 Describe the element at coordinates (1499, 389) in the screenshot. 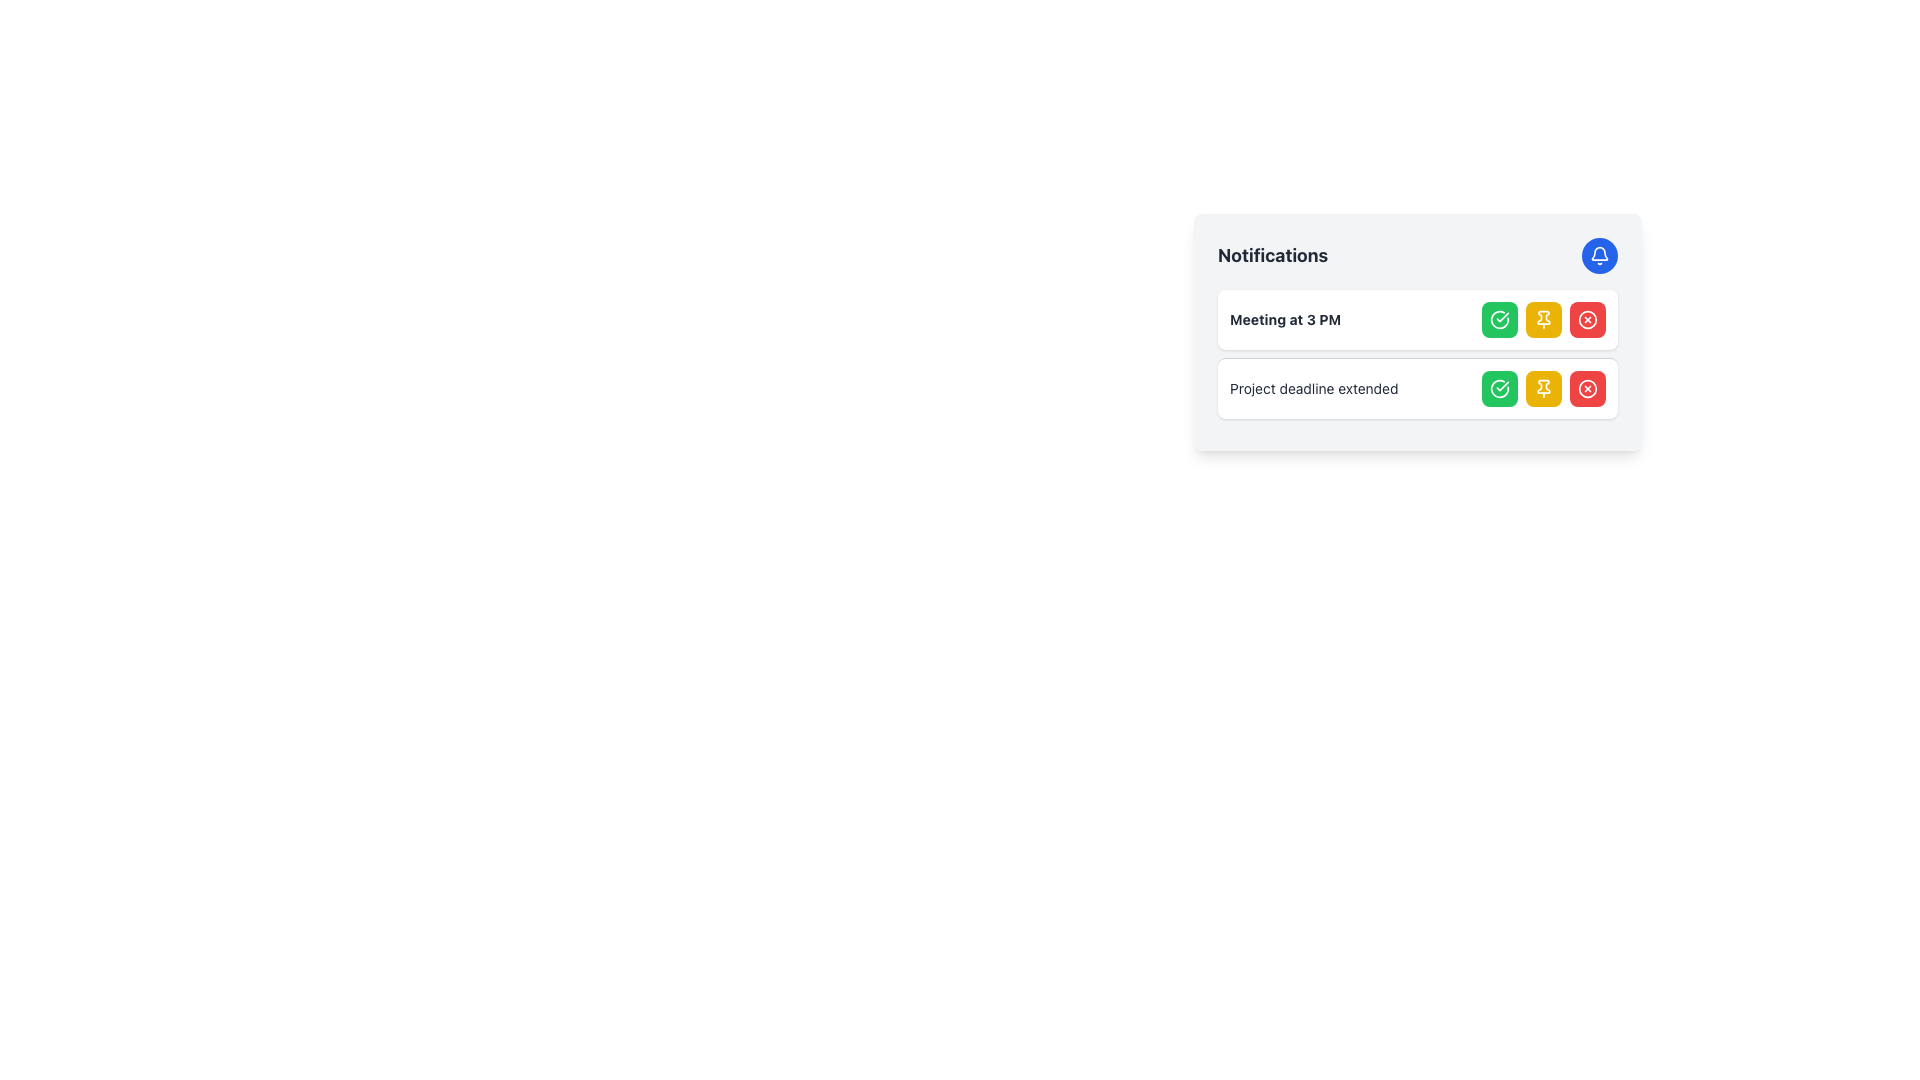

I see `the green circular icon with a white checkmark located in the second notification row labeled 'Project deadline extended', which is the leftmost icon among three icons with different background colors` at that location.